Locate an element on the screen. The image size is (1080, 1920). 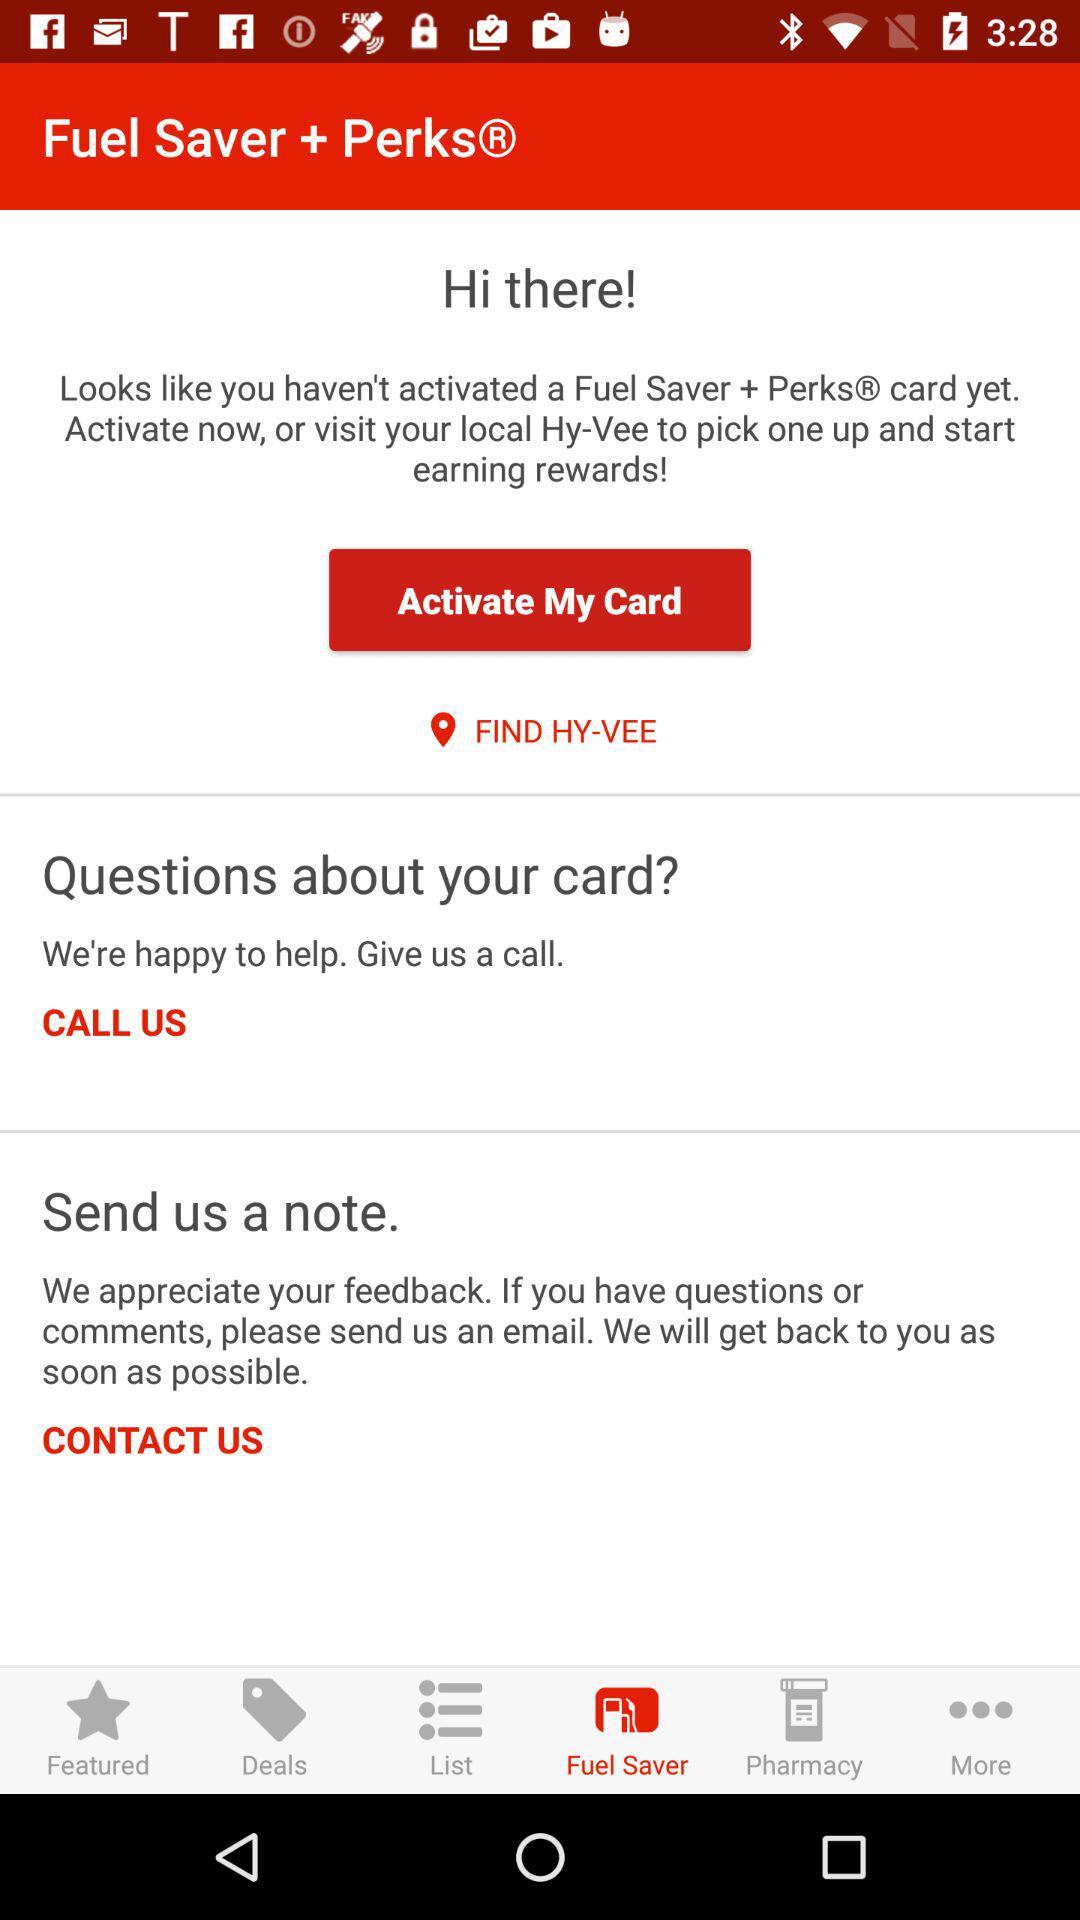
the icon to the left of the deals icon is located at coordinates (98, 1729).